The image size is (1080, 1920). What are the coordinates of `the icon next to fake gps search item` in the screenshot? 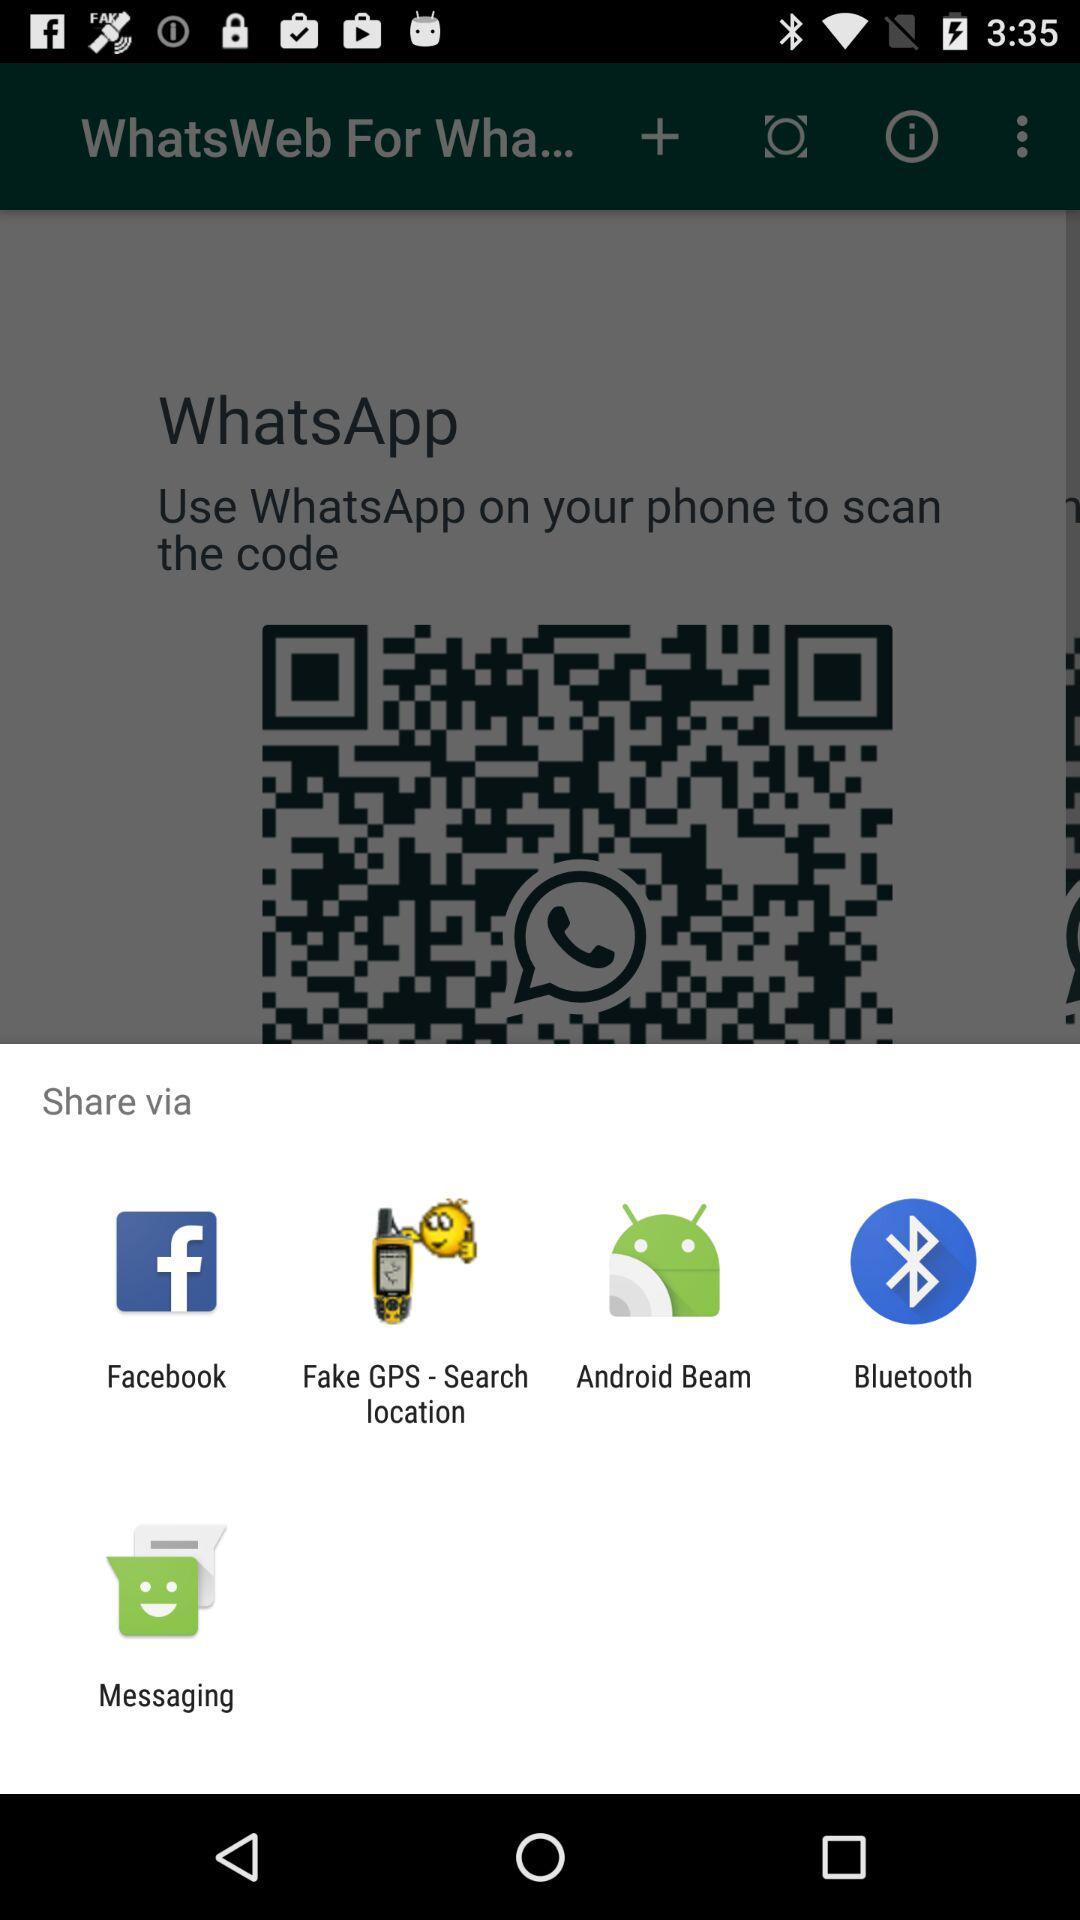 It's located at (165, 1392).